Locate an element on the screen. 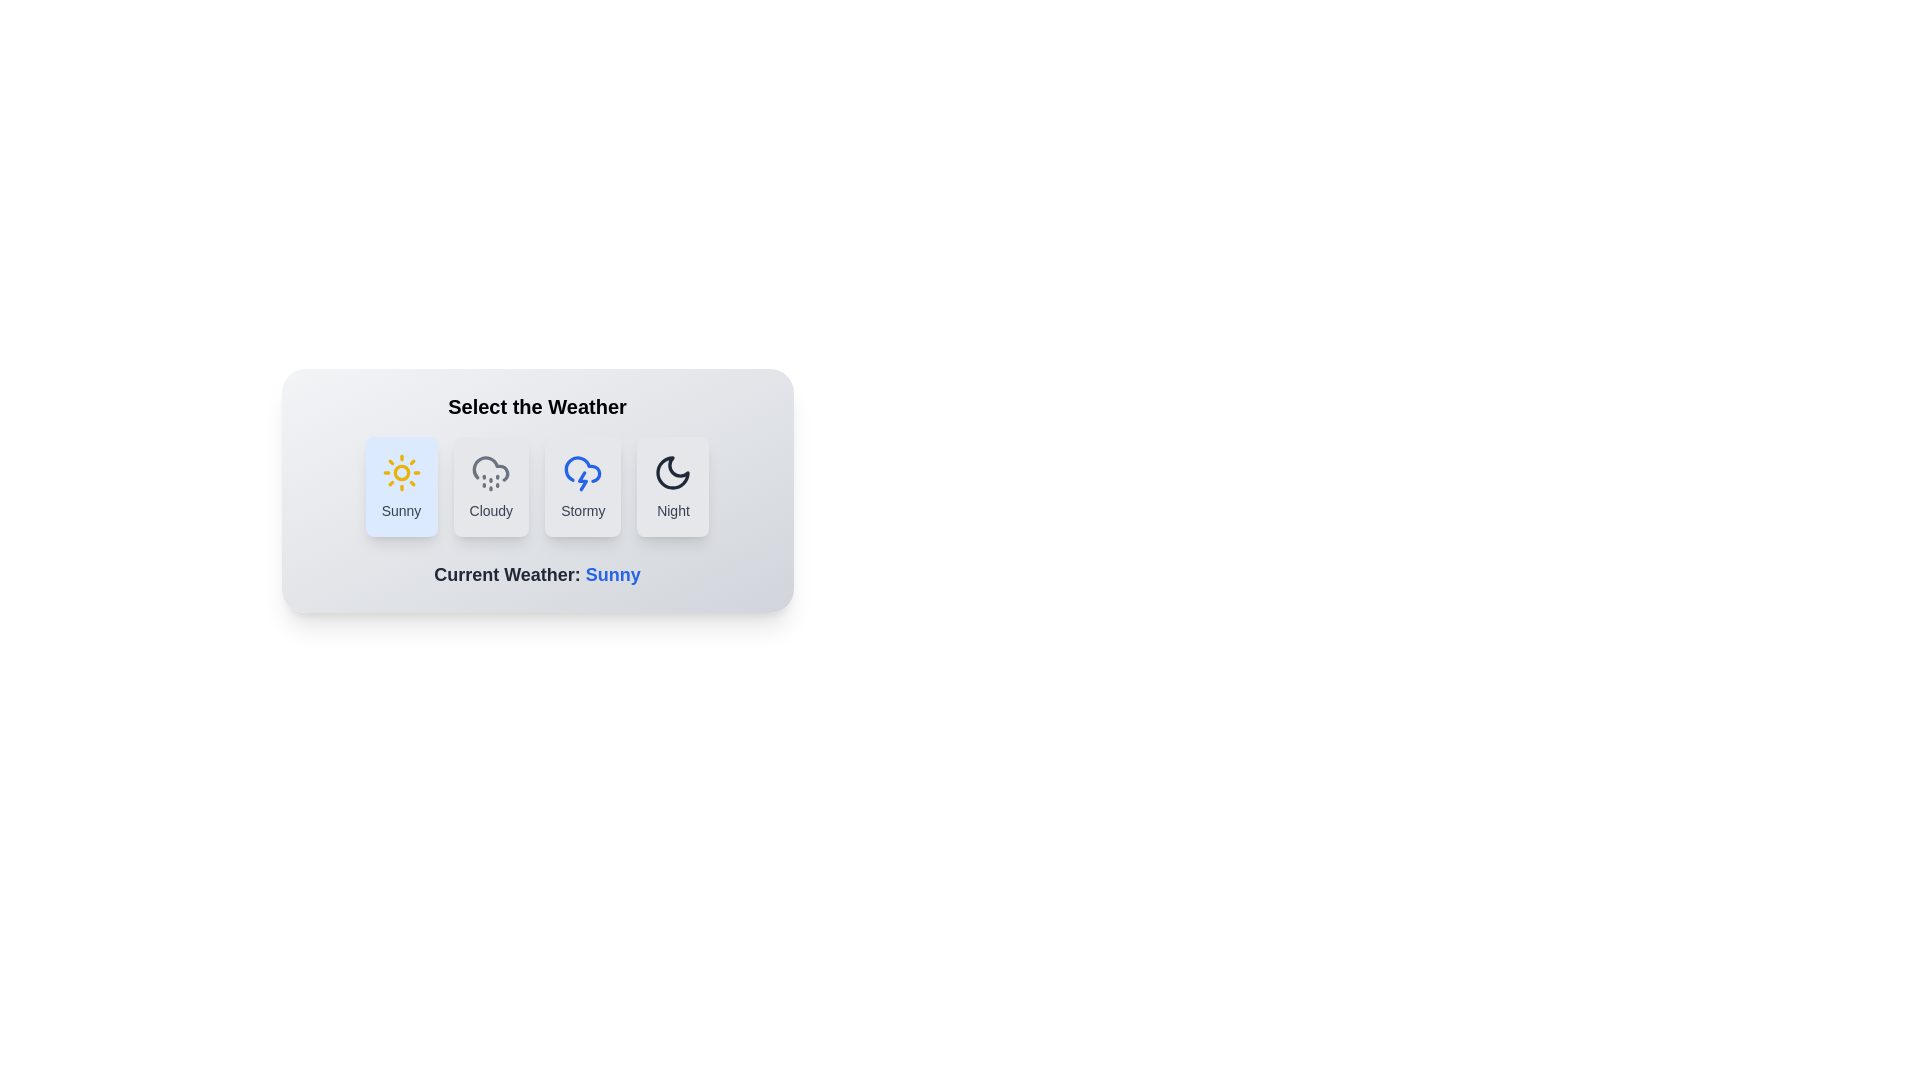  the Cloudy button to select the corresponding weather option is located at coordinates (491, 486).